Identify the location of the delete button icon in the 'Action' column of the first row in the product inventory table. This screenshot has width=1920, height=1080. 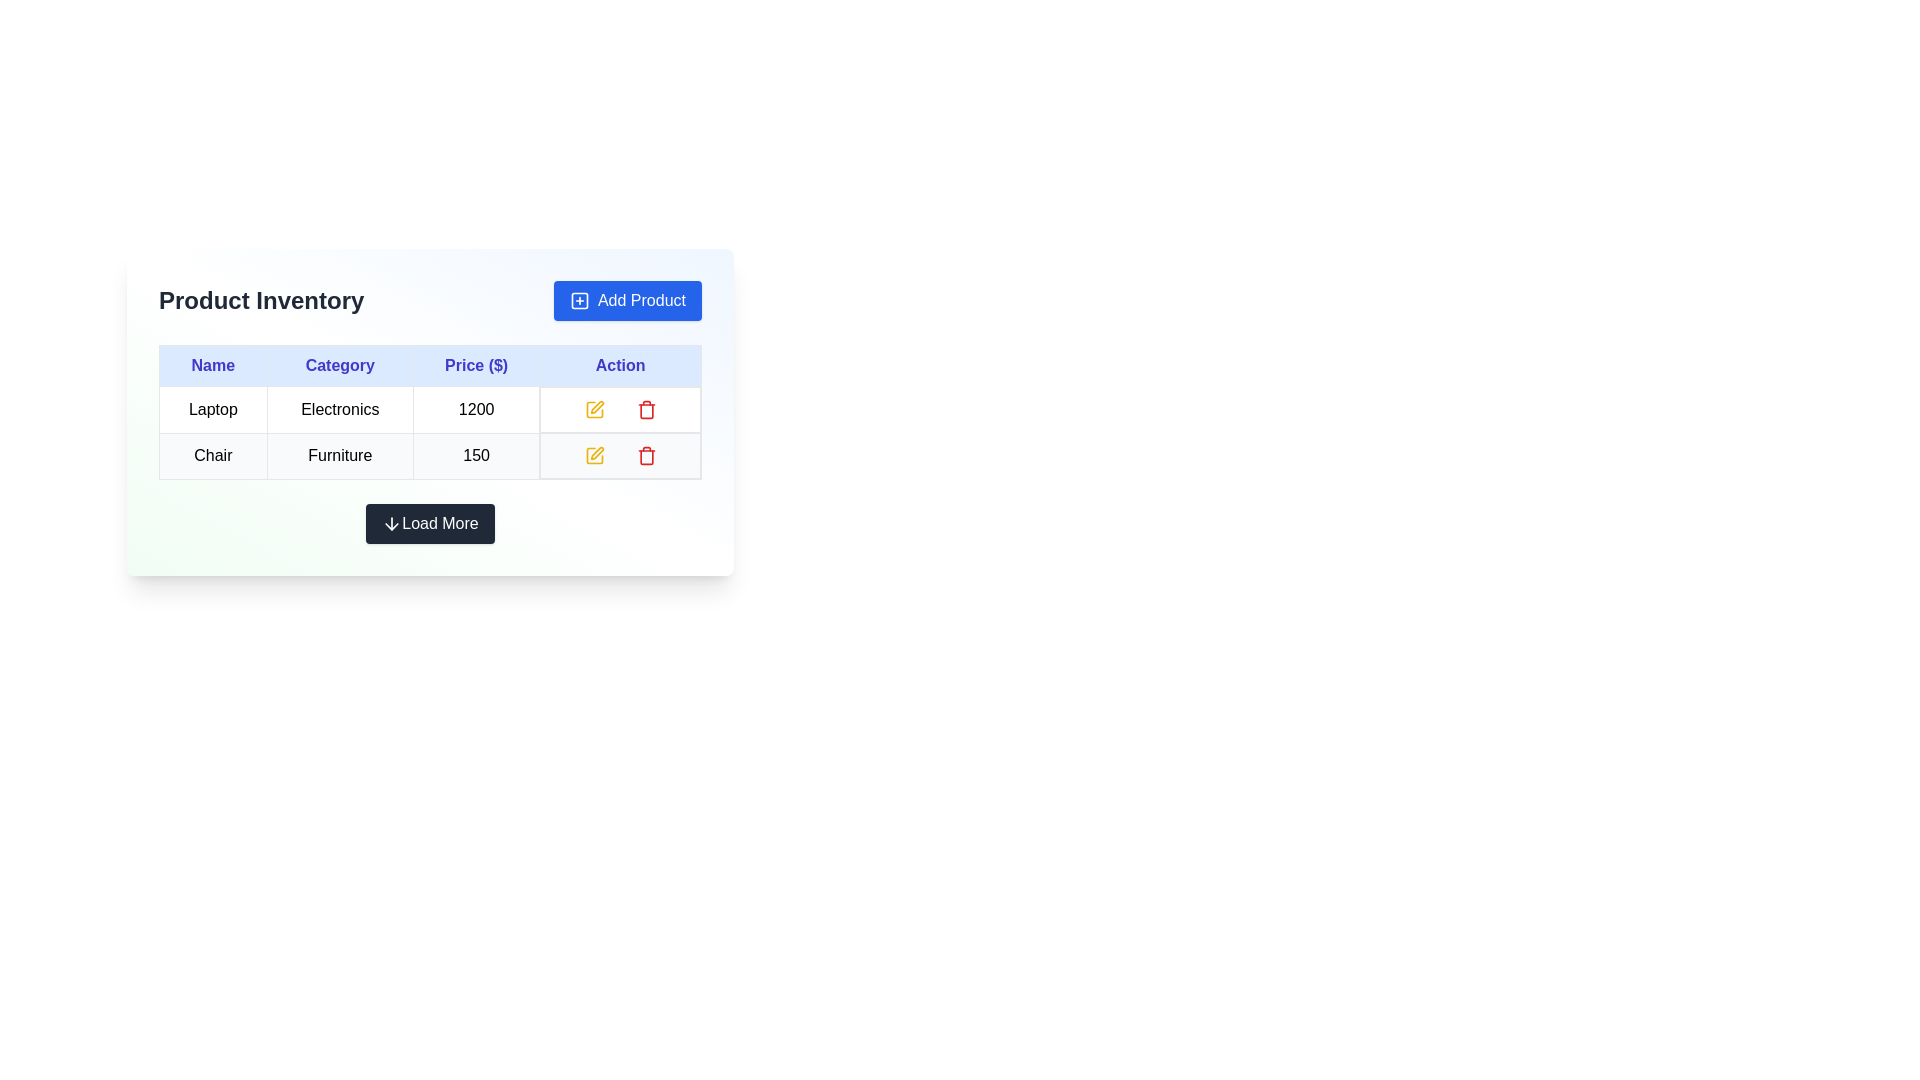
(646, 408).